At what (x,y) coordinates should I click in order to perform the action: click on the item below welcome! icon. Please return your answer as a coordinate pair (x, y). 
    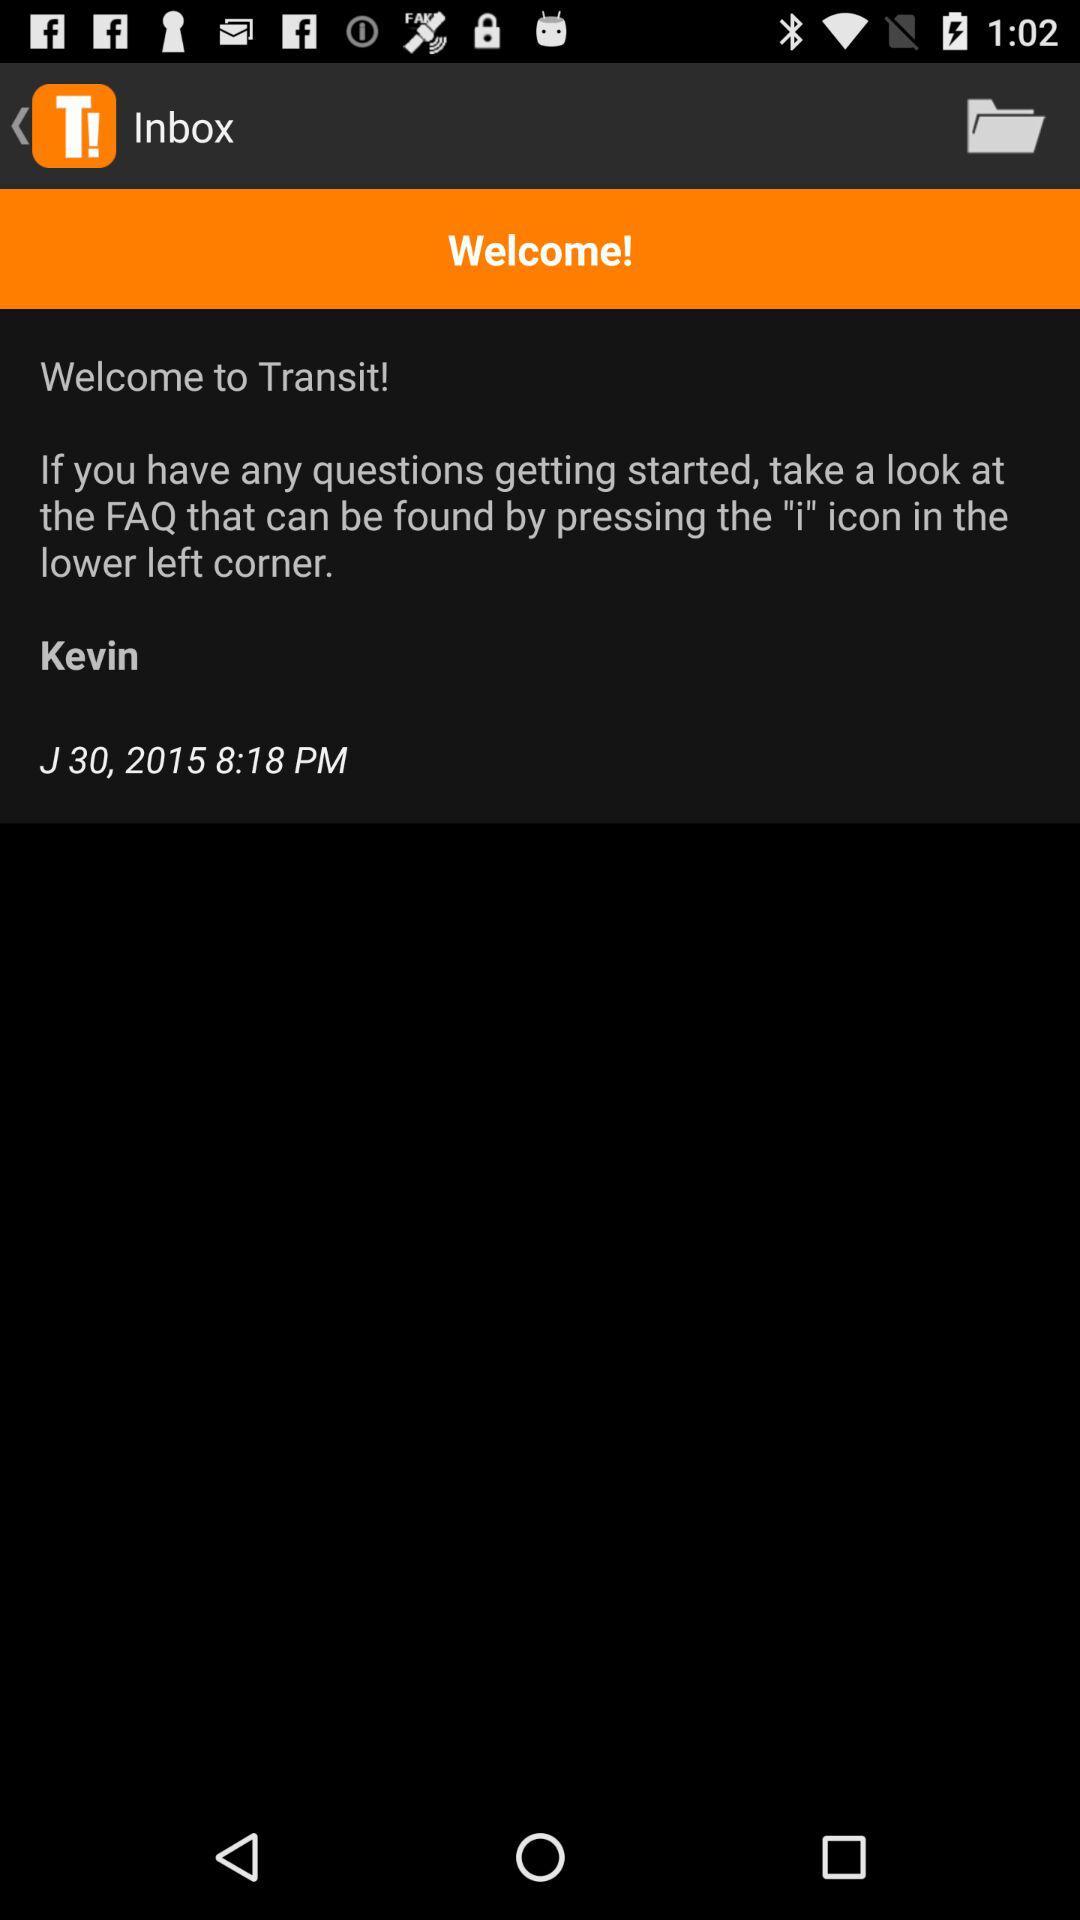
    Looking at the image, I should click on (540, 514).